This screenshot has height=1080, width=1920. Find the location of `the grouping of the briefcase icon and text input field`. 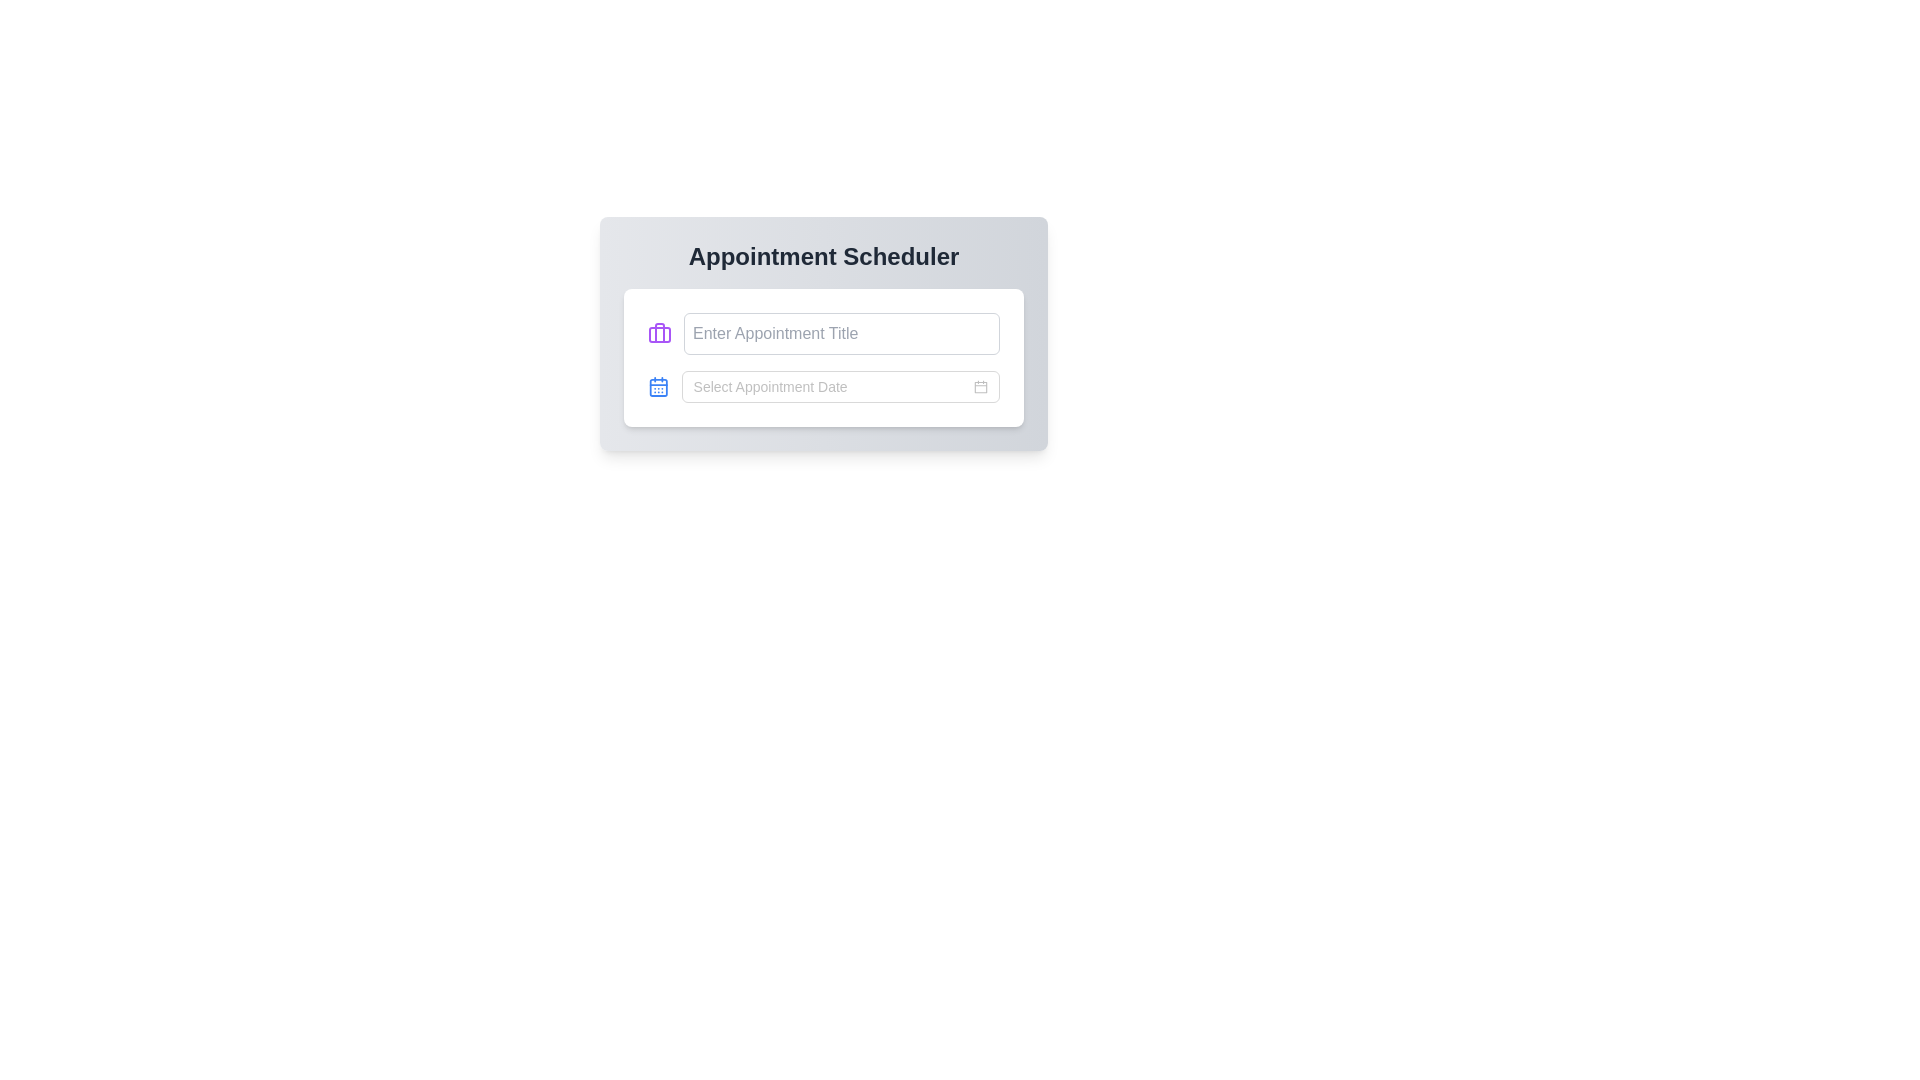

the grouping of the briefcase icon and text input field is located at coordinates (824, 333).